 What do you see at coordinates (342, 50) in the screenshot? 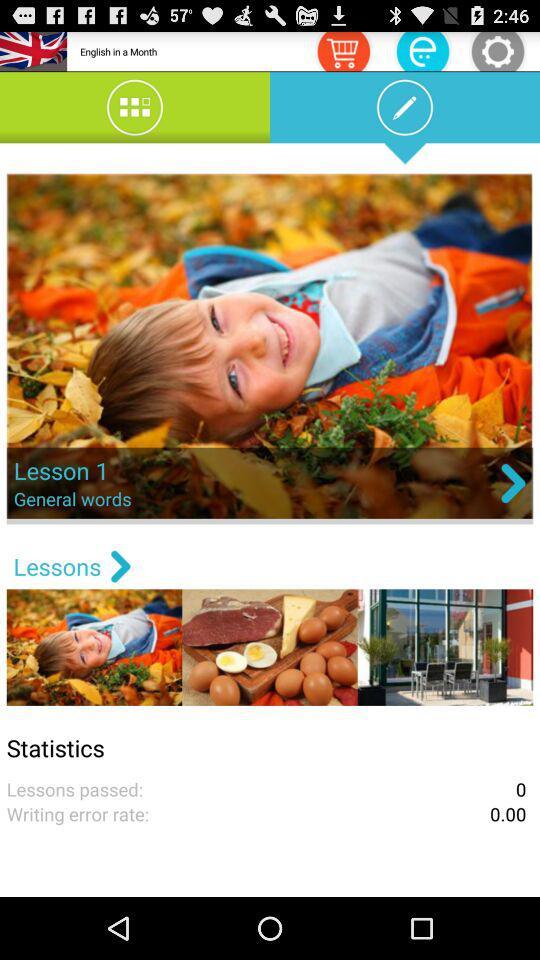
I see `icon to the right of english in a` at bounding box center [342, 50].